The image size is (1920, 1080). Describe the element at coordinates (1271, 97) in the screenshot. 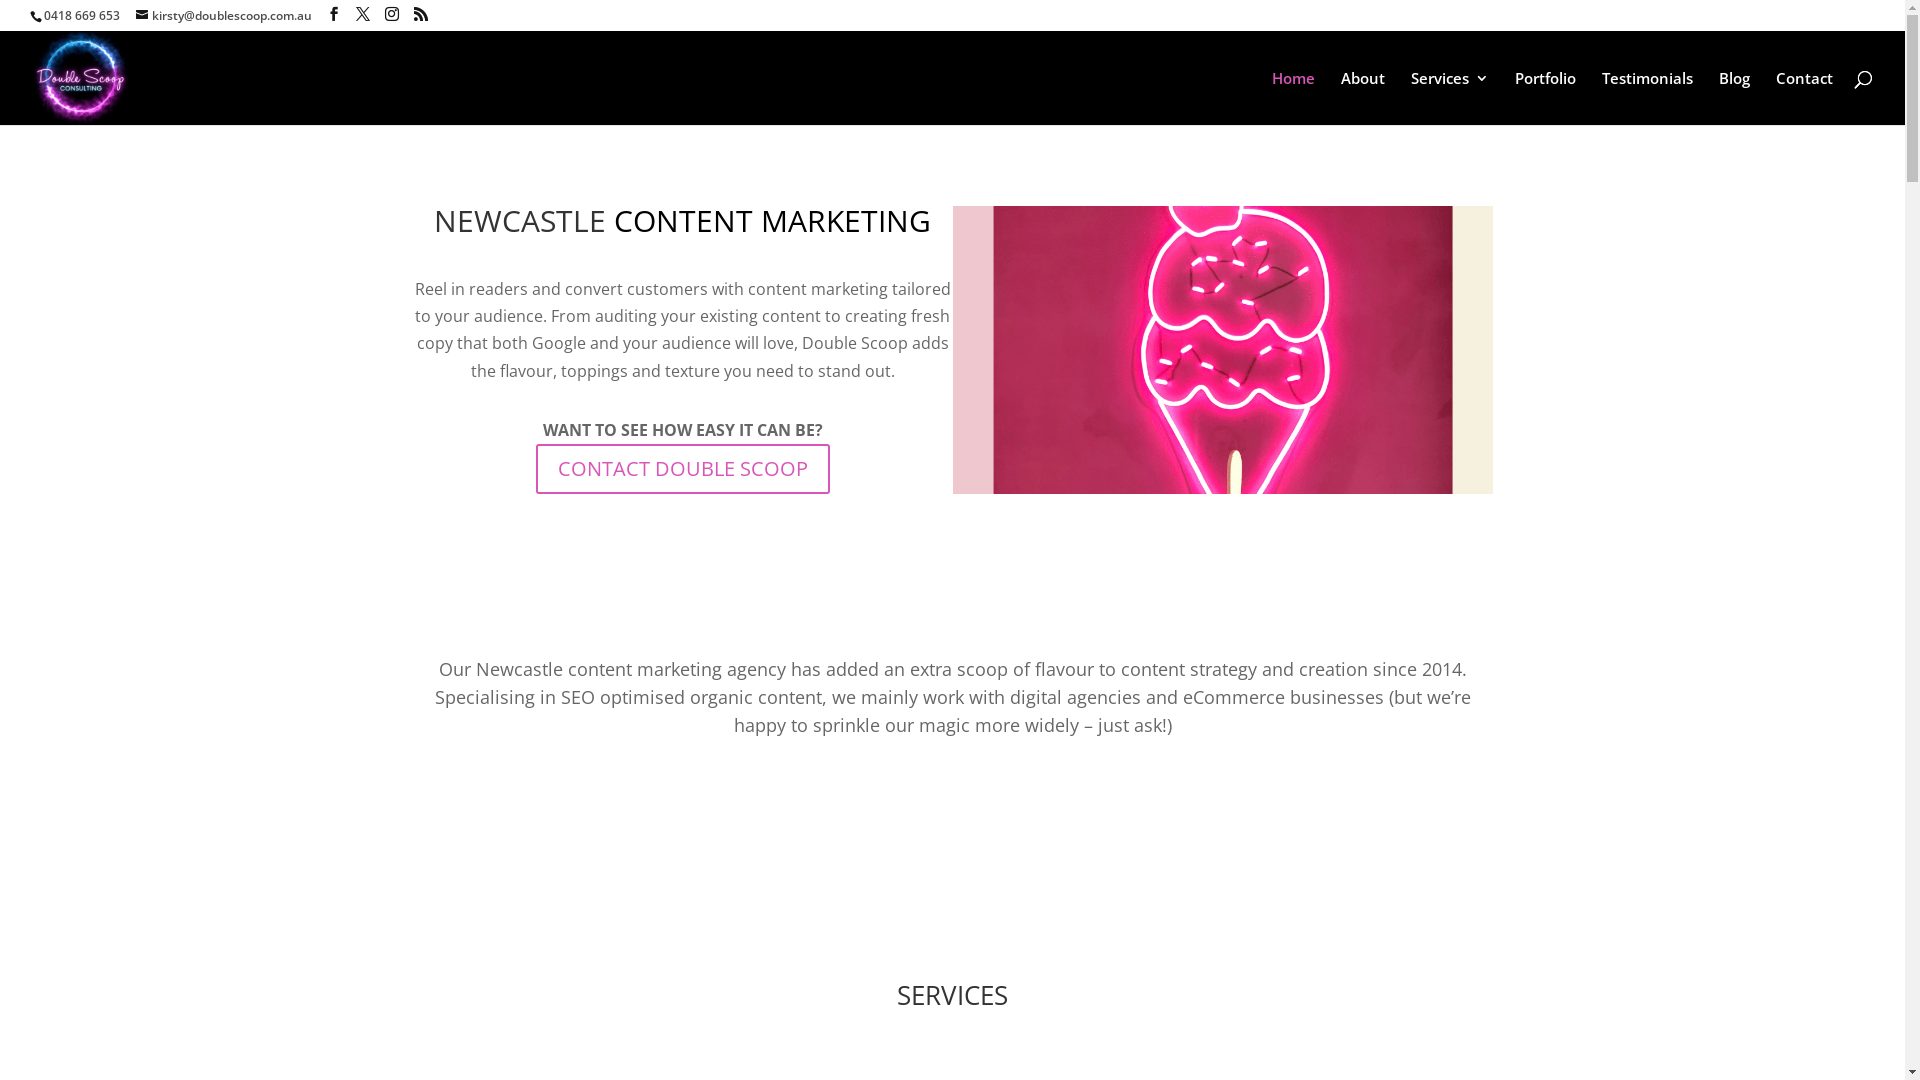

I see `'Home'` at that location.